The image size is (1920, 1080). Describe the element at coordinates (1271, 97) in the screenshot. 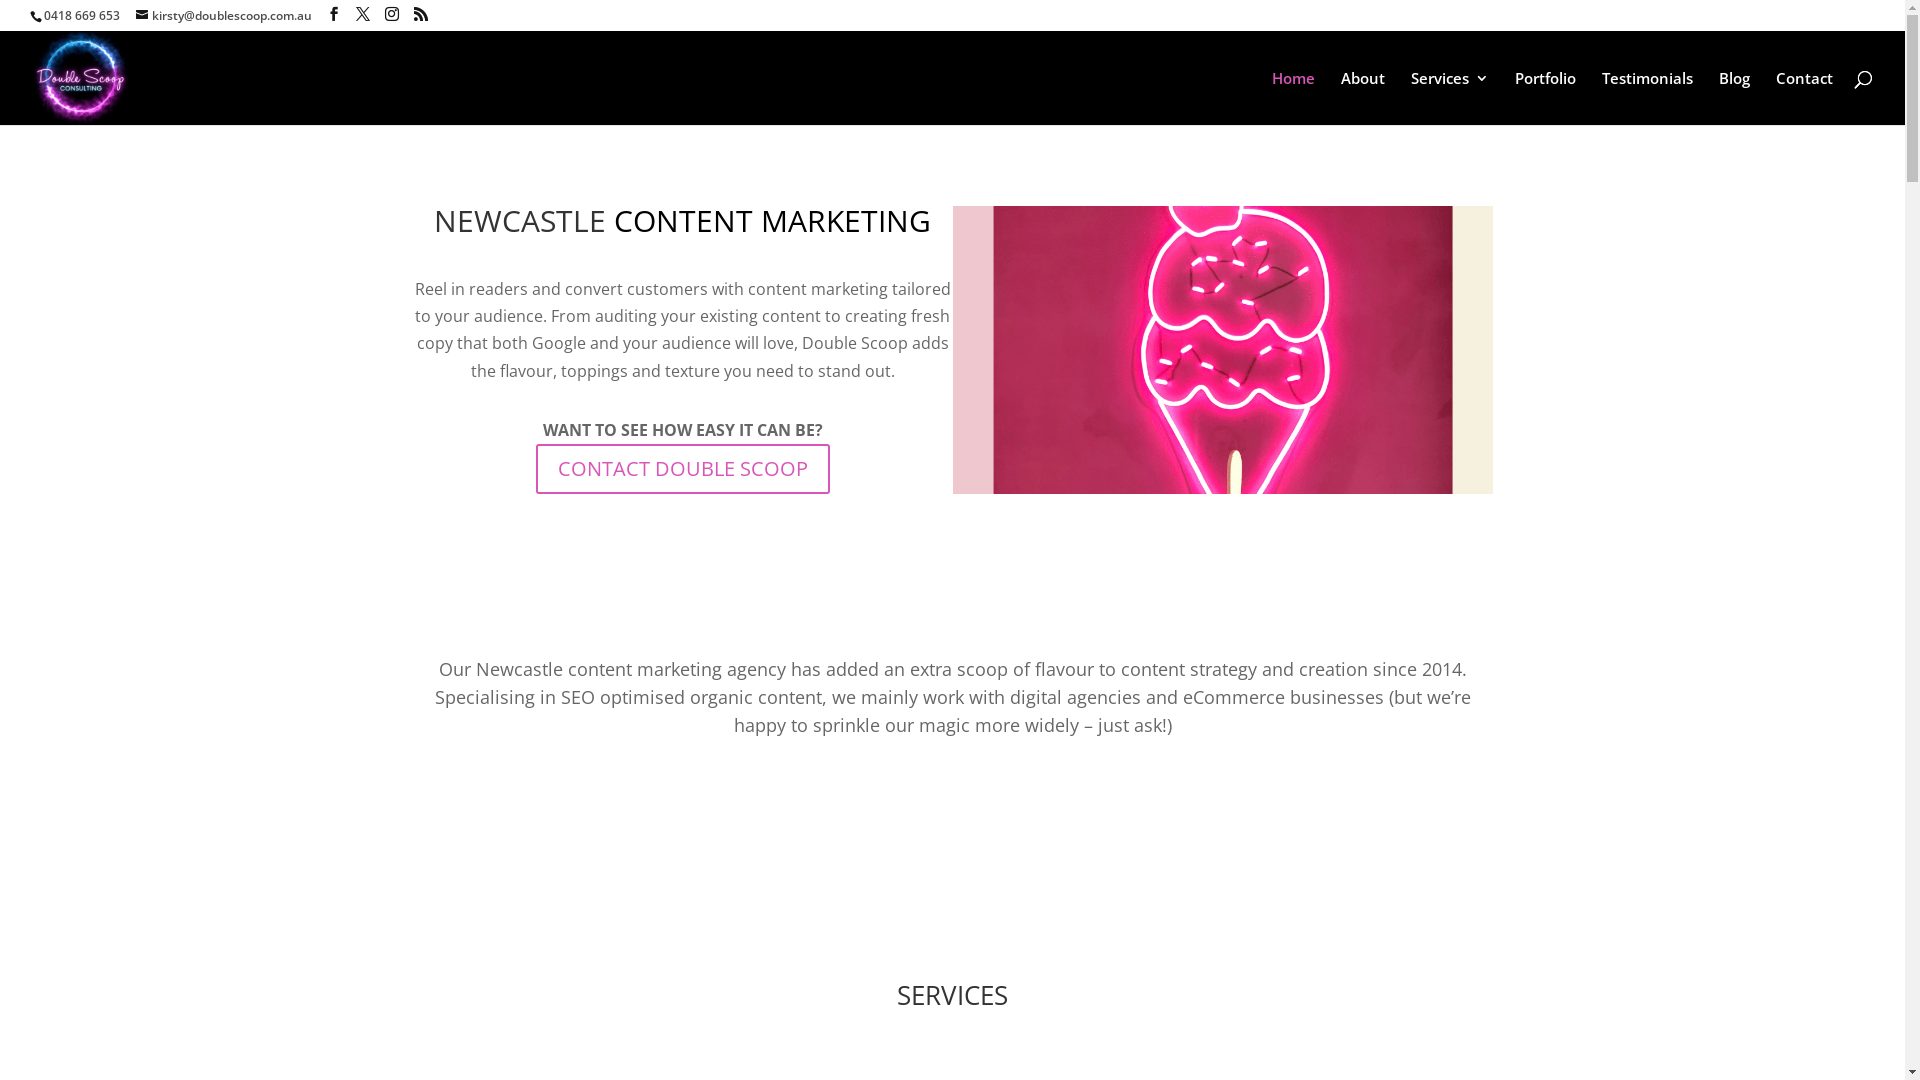

I see `'Home'` at that location.